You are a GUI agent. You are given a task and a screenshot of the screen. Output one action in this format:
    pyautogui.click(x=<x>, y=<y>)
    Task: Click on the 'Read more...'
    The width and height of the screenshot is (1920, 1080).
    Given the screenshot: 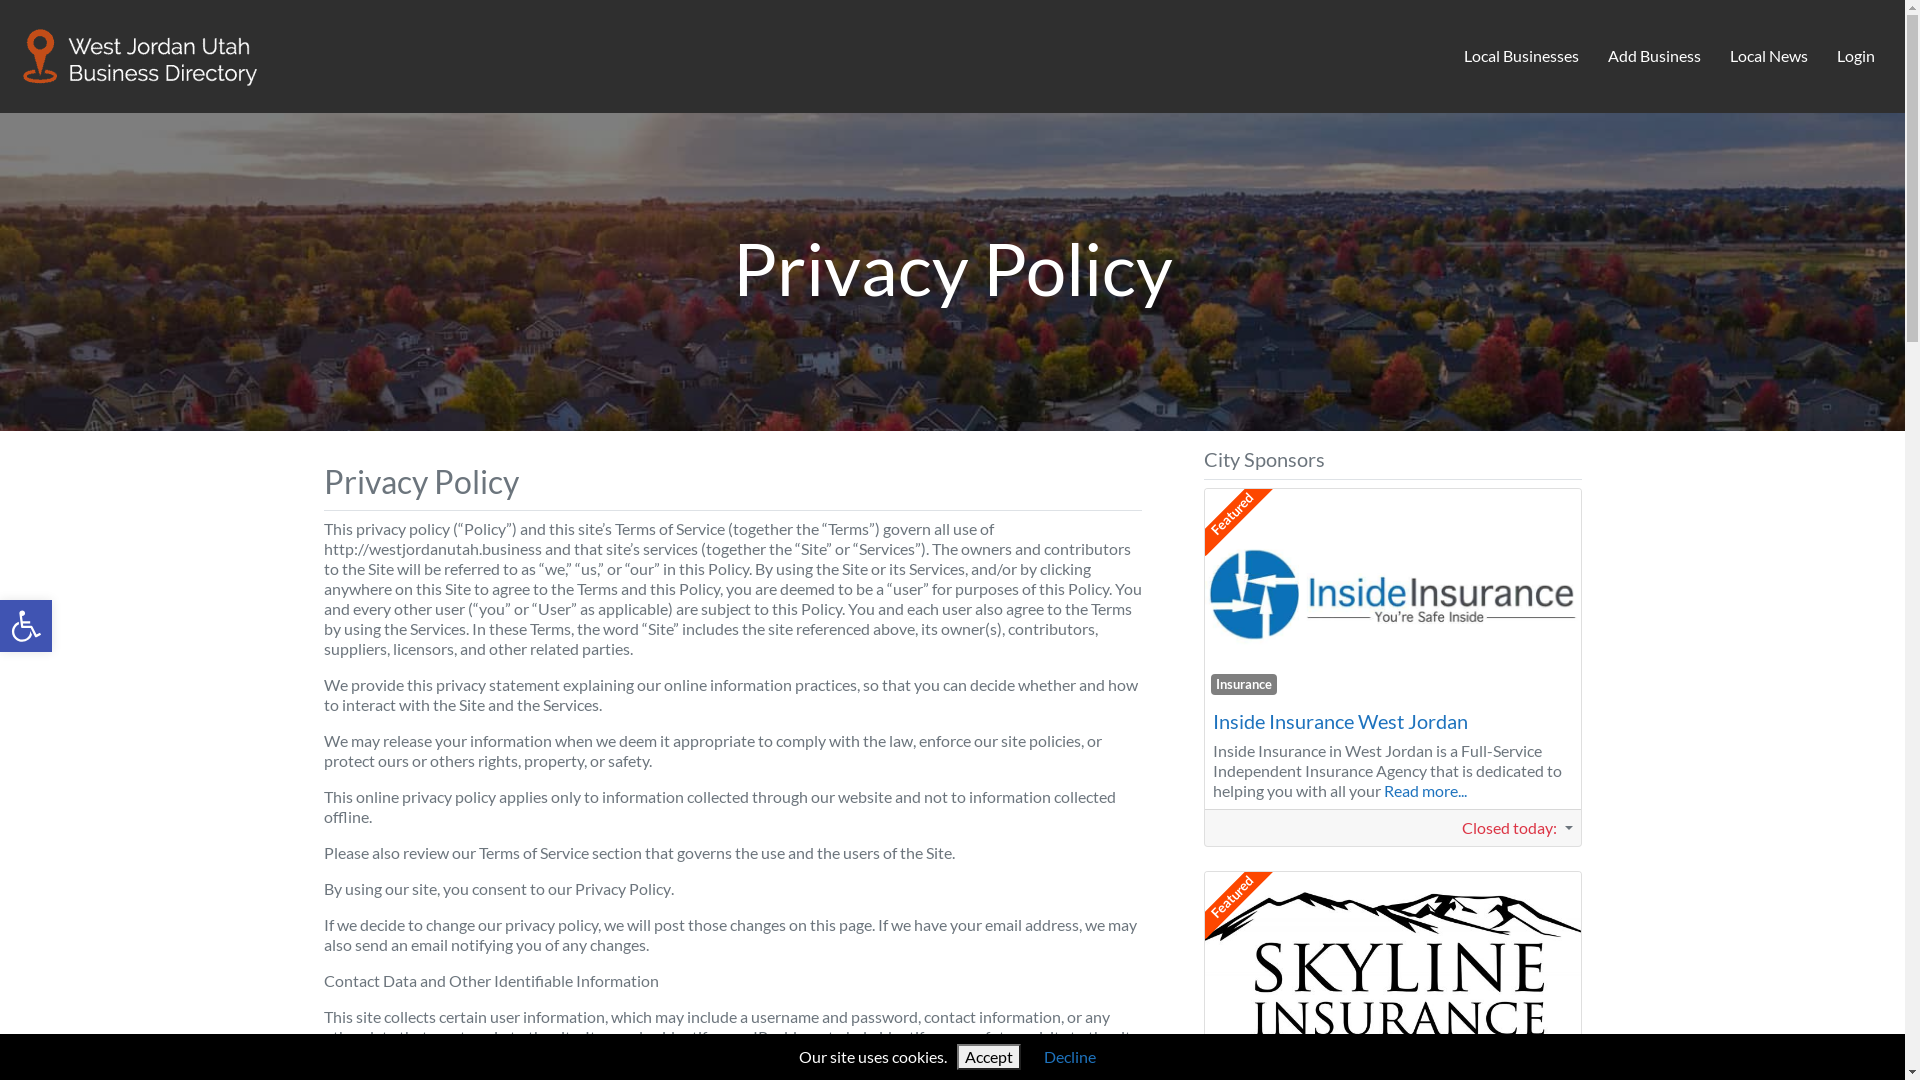 What is the action you would take?
    pyautogui.click(x=1382, y=789)
    